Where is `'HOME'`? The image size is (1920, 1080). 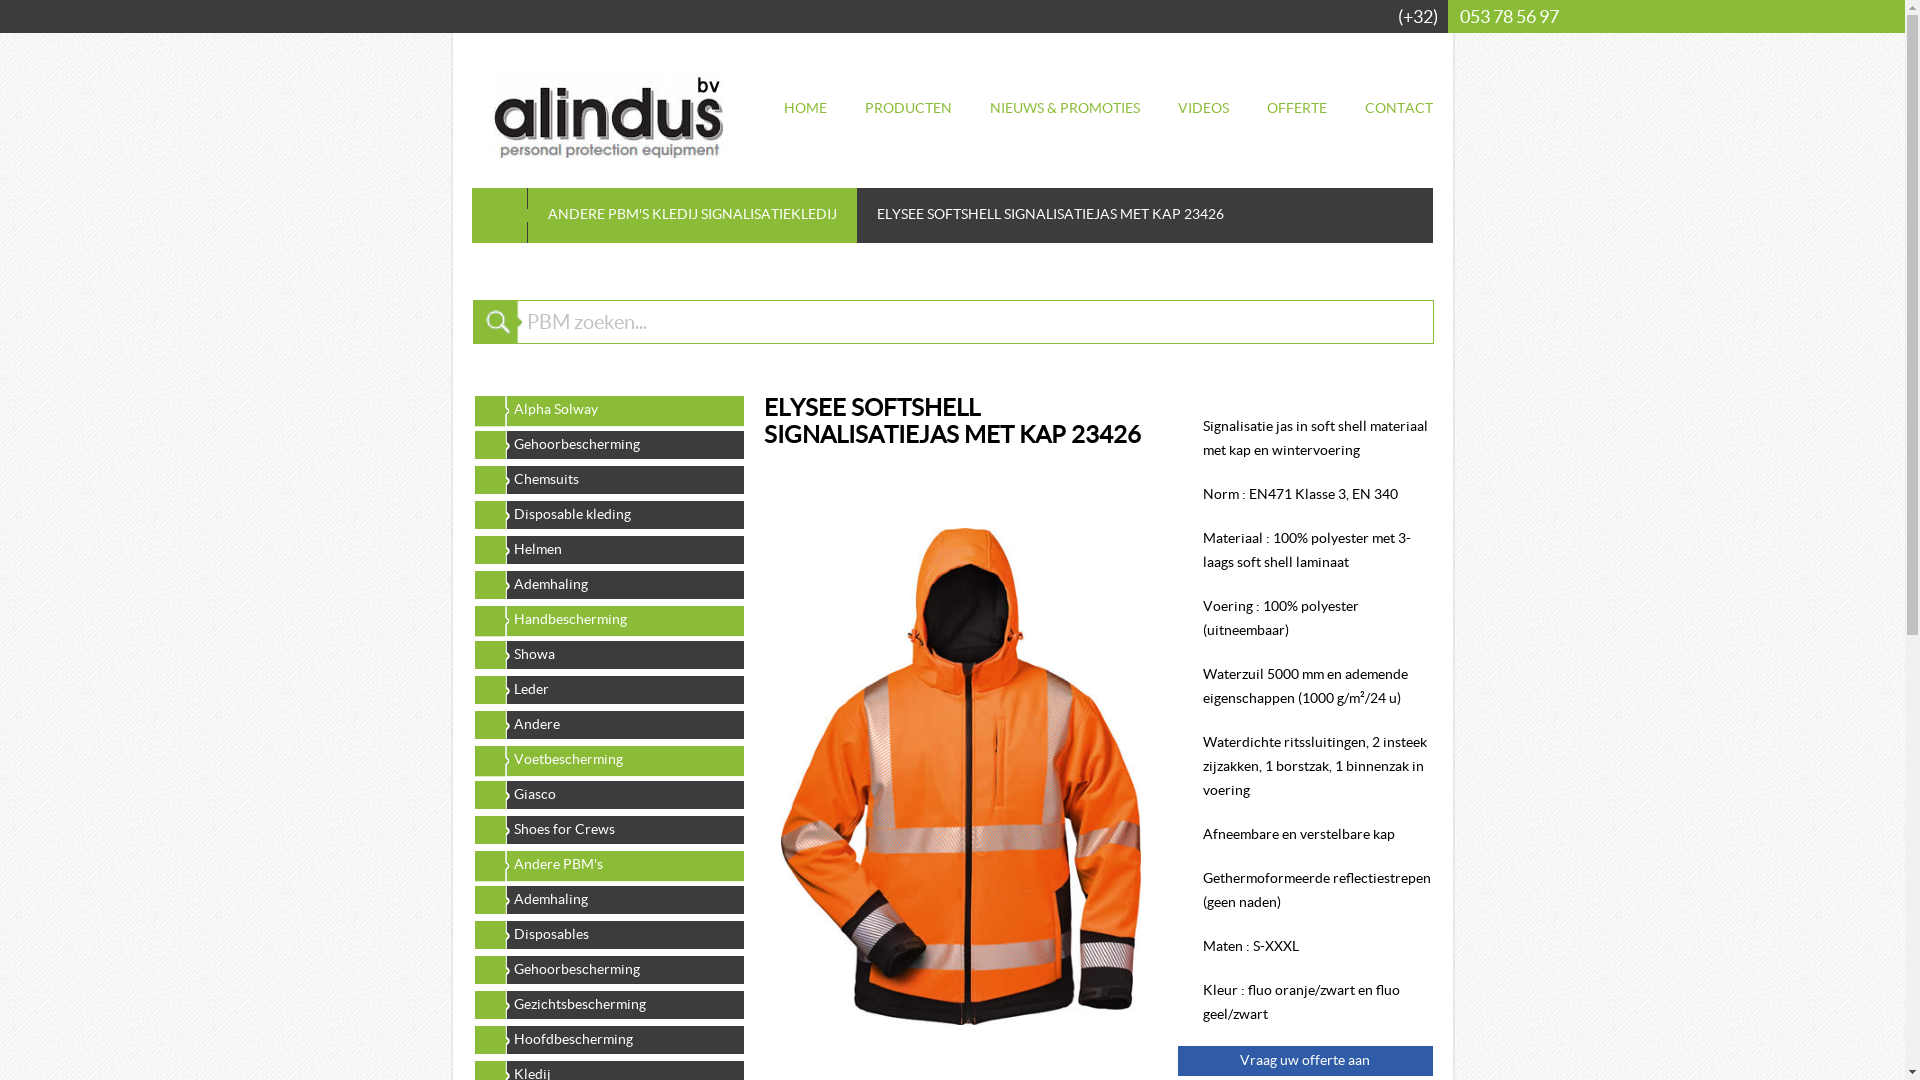
'HOME' is located at coordinates (805, 108).